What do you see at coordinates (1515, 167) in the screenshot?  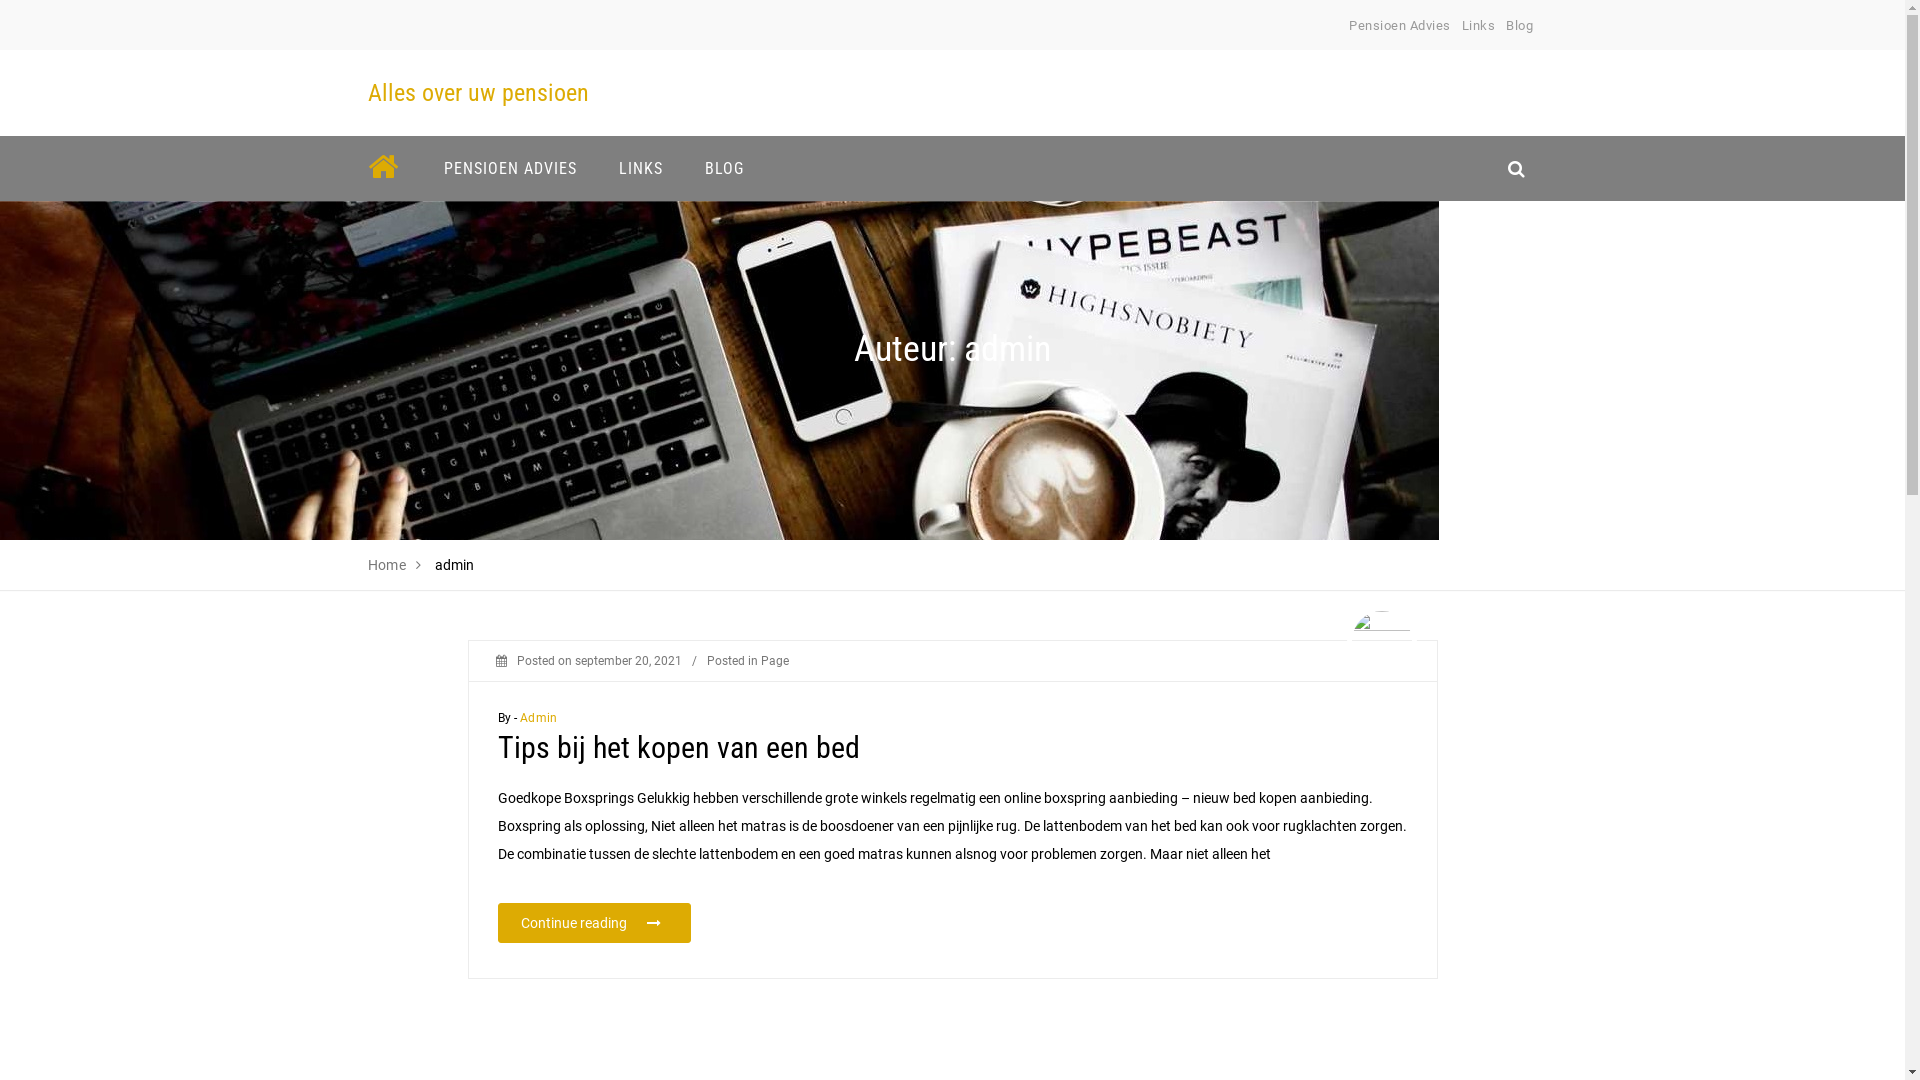 I see `'search_icon'` at bounding box center [1515, 167].